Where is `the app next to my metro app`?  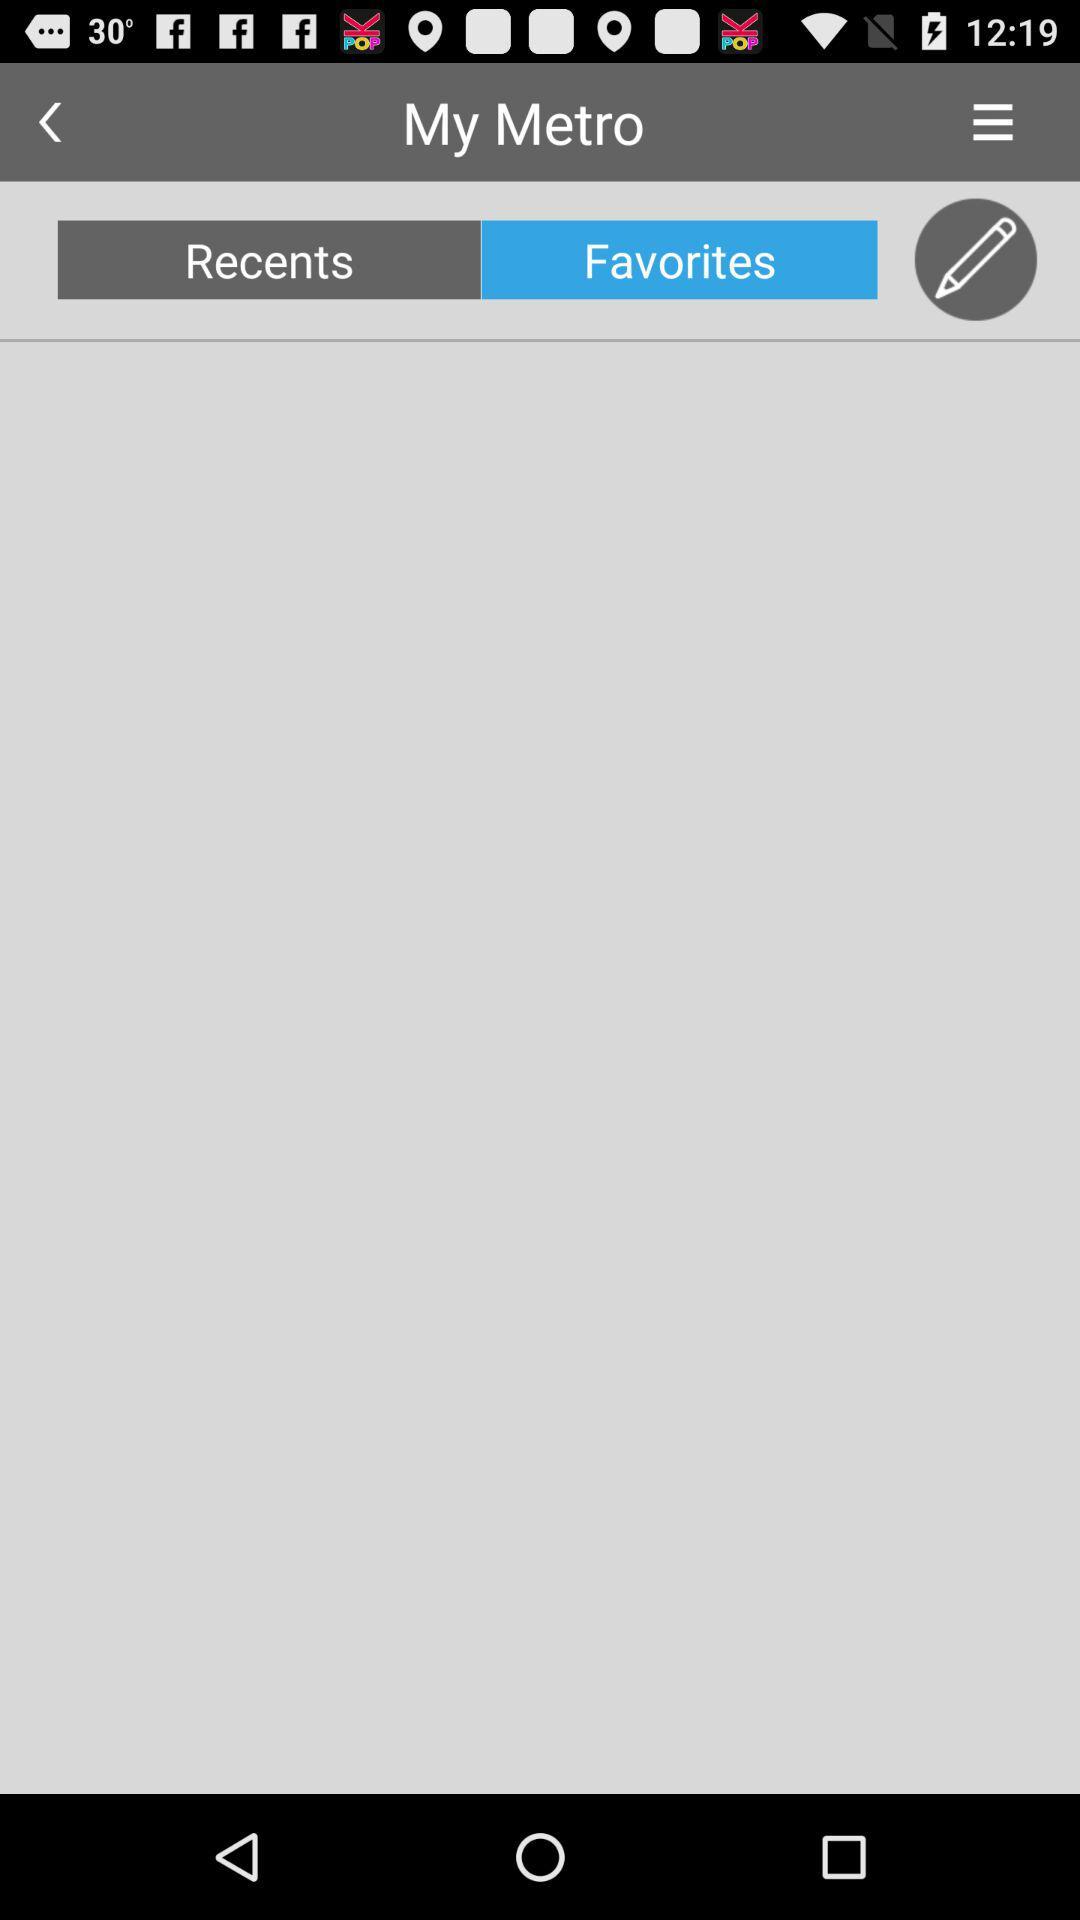 the app next to my metro app is located at coordinates (48, 121).